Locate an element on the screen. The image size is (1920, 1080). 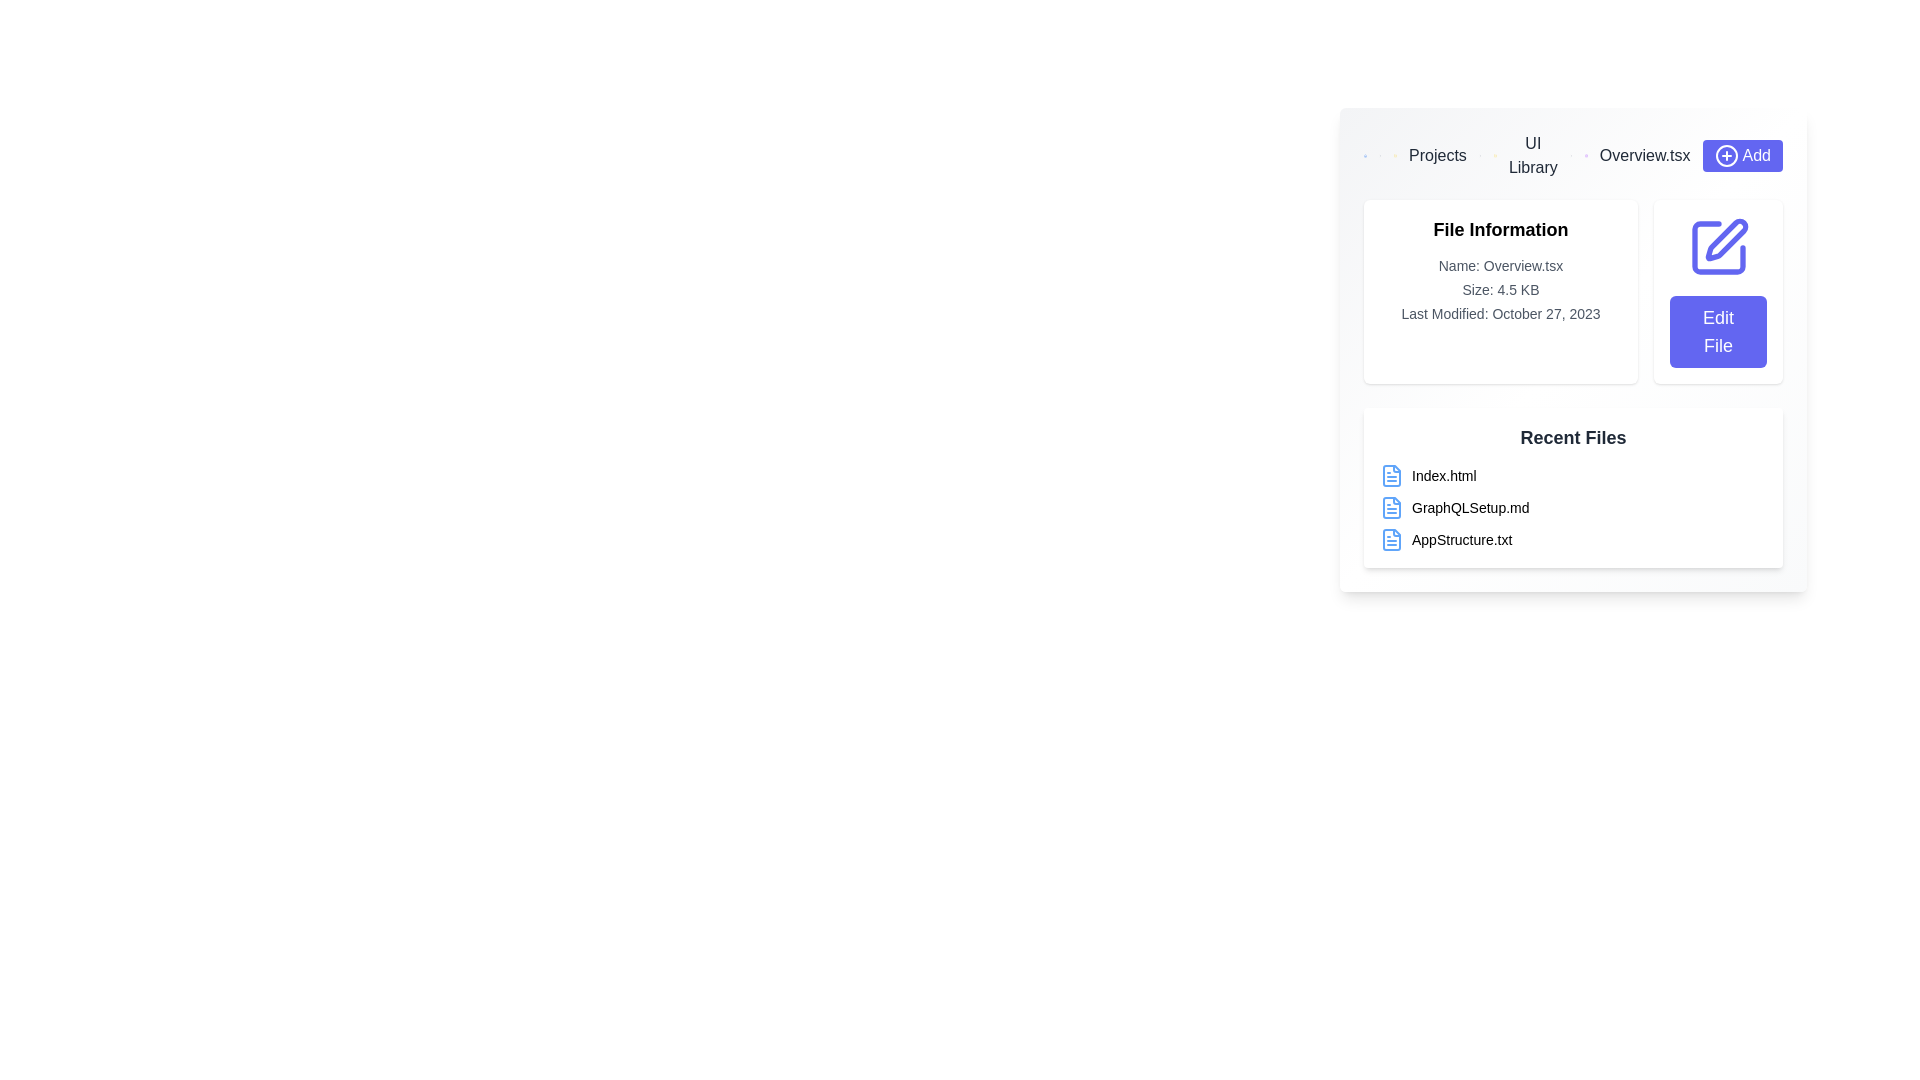
the text link displaying 'AppStructure.txt' in the recent files list at the bottom of the interface is located at coordinates (1462, 540).